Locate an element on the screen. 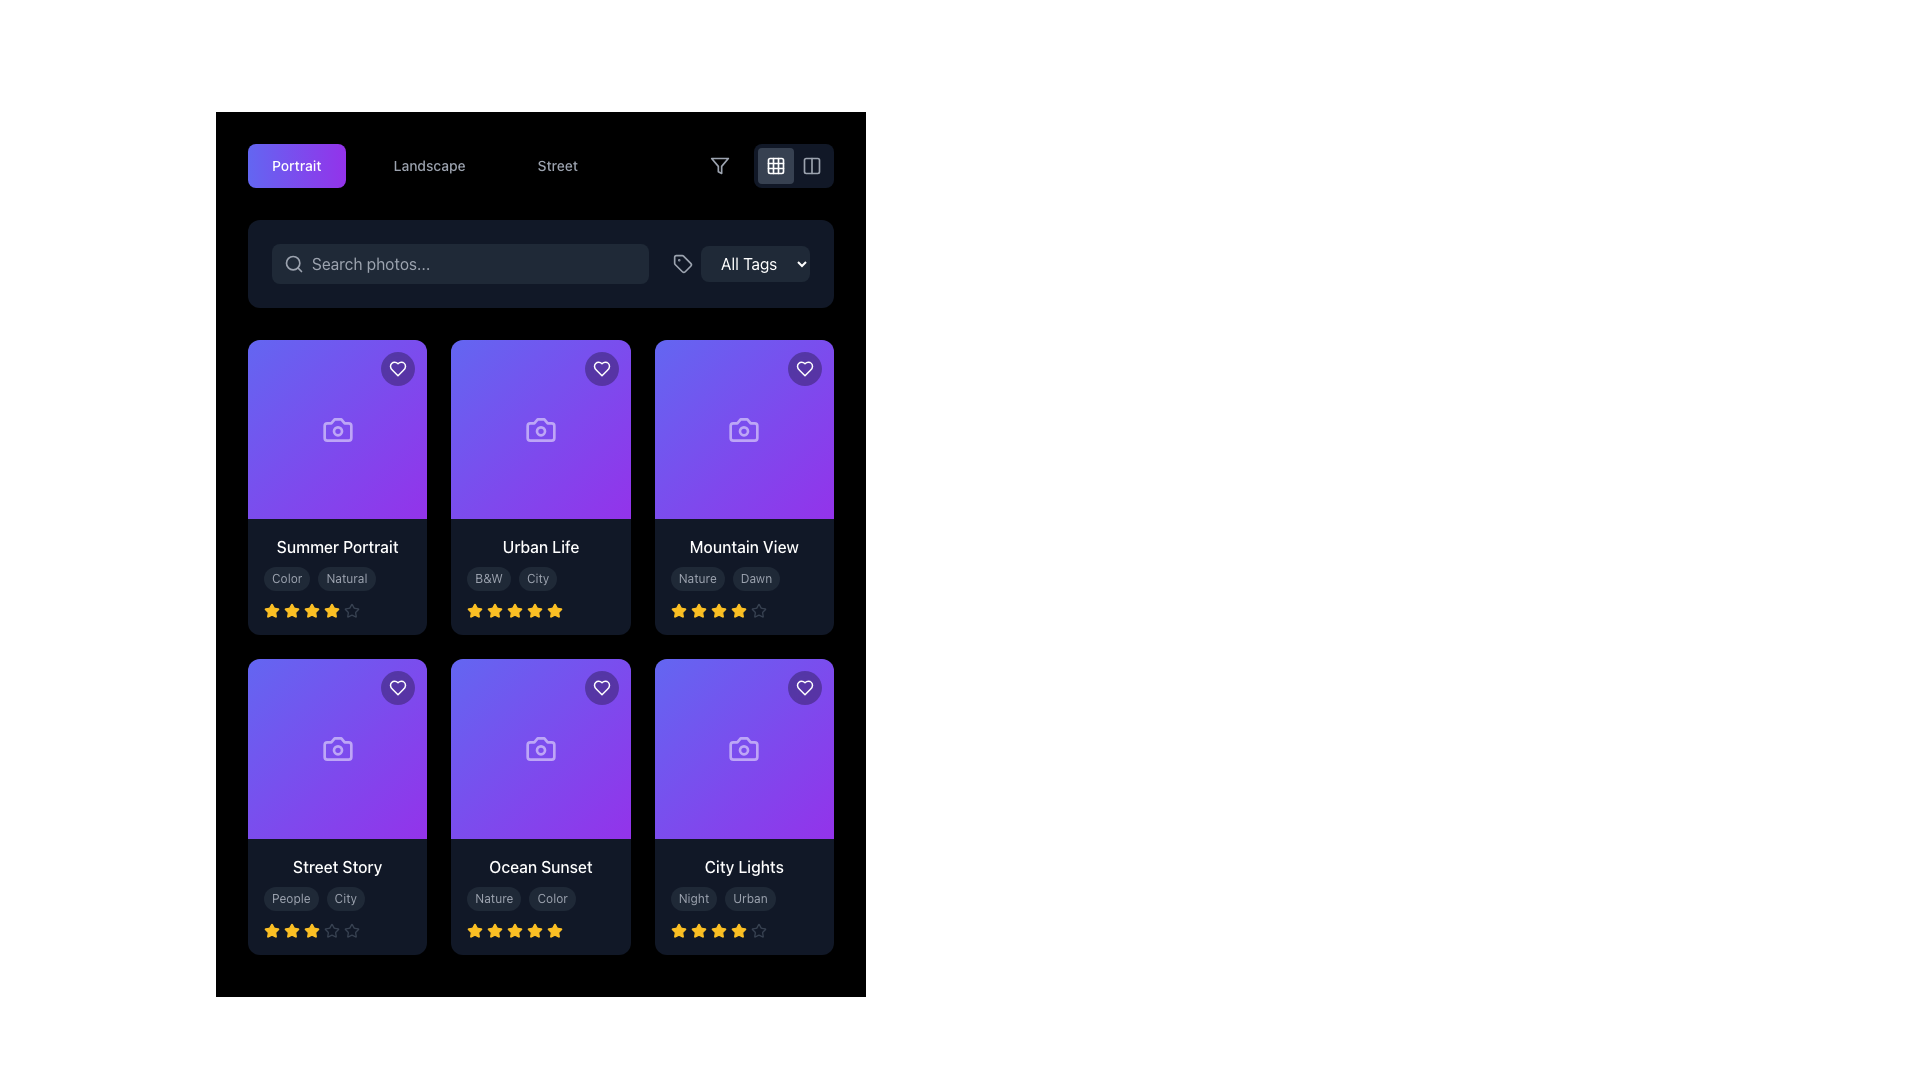 This screenshot has height=1080, width=1920. the second star icon in the rating row under the 'Mountain View' card for advanced interaction is located at coordinates (718, 610).